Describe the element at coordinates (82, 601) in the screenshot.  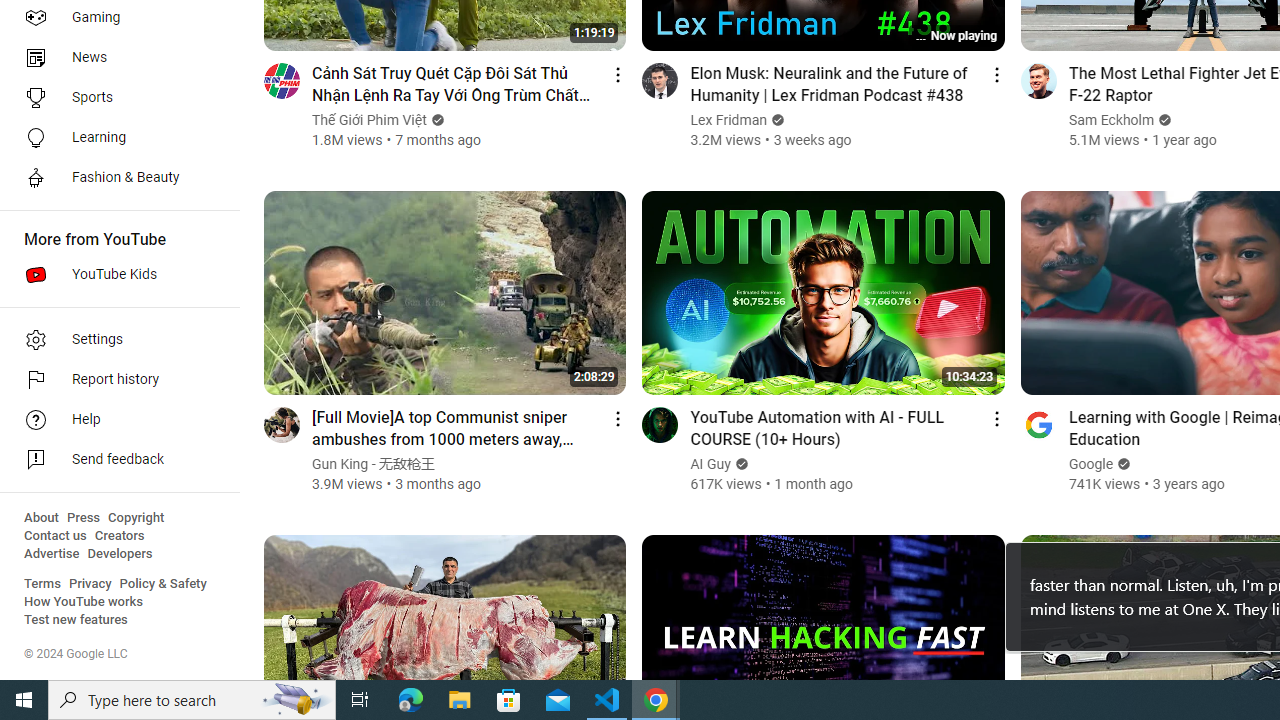
I see `'How YouTube works'` at that location.